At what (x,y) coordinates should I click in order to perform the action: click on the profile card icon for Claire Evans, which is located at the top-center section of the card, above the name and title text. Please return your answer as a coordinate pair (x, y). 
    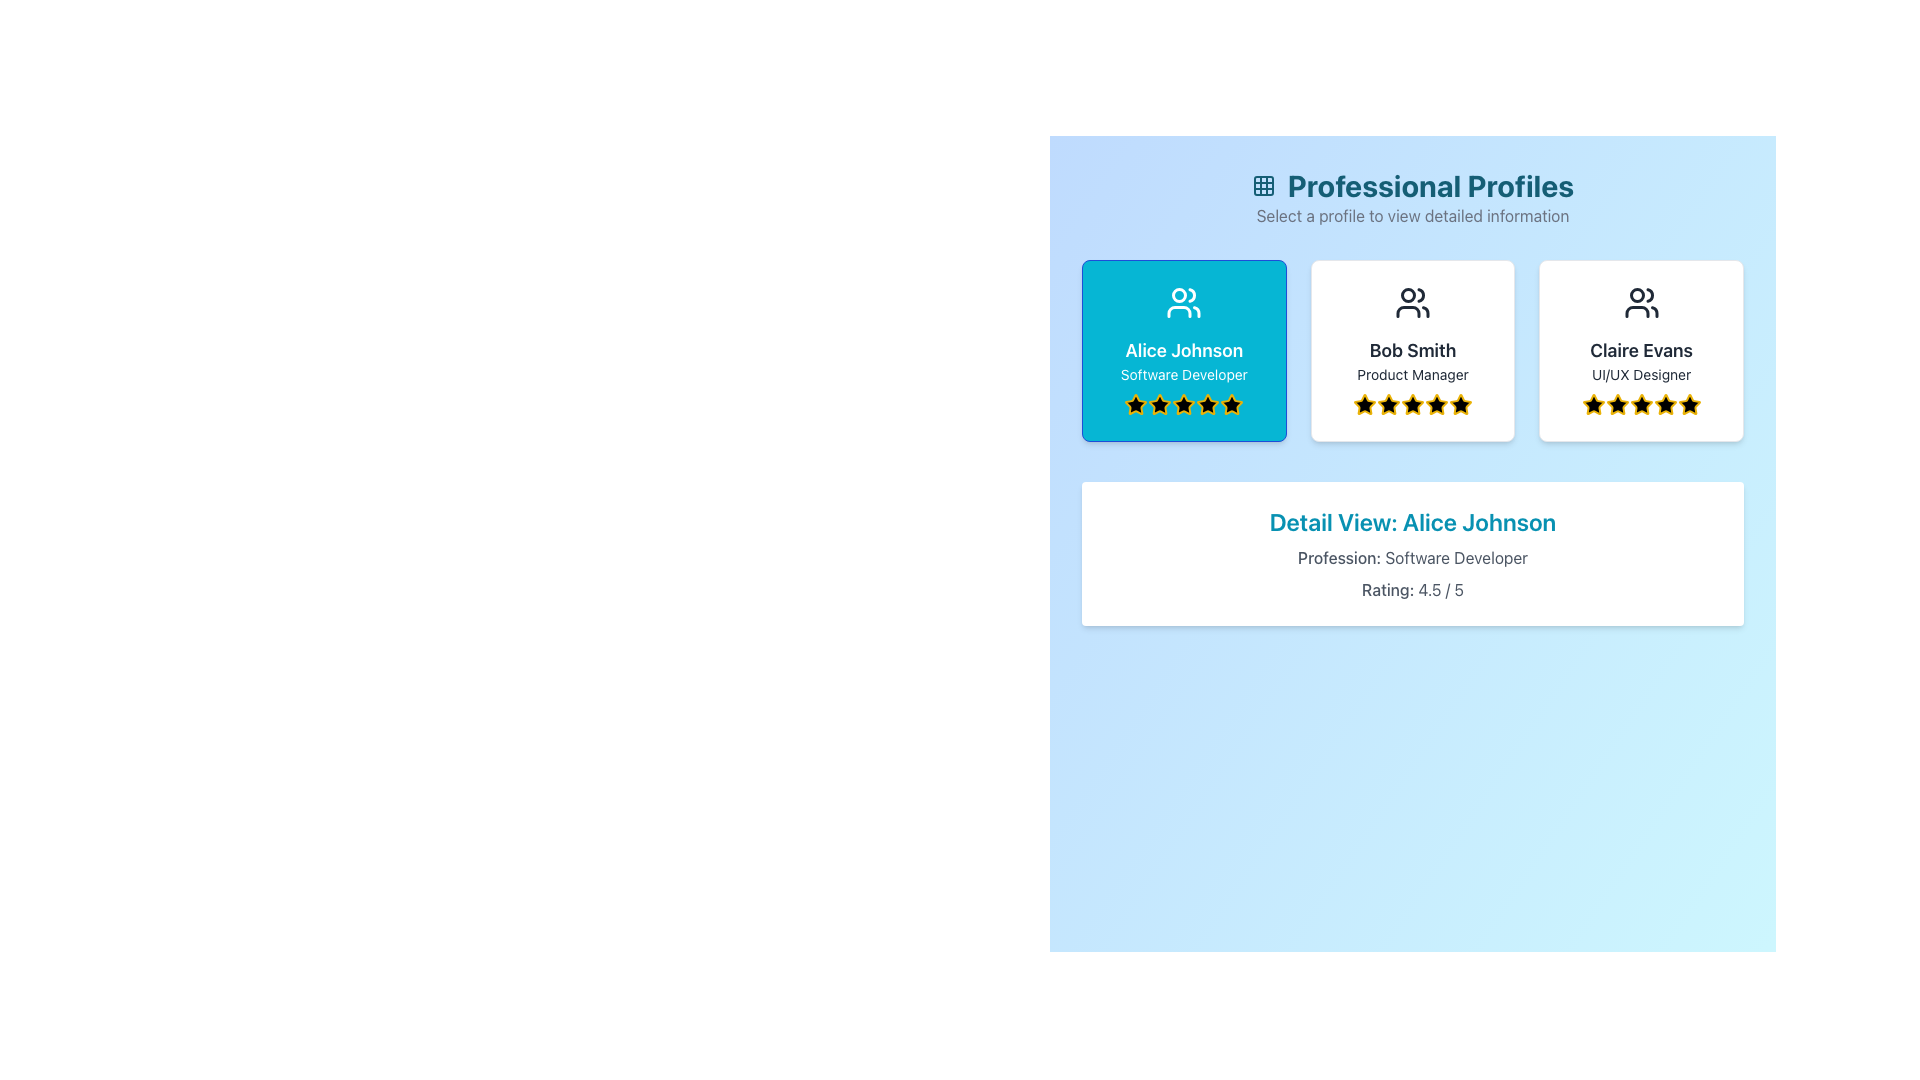
    Looking at the image, I should click on (1641, 303).